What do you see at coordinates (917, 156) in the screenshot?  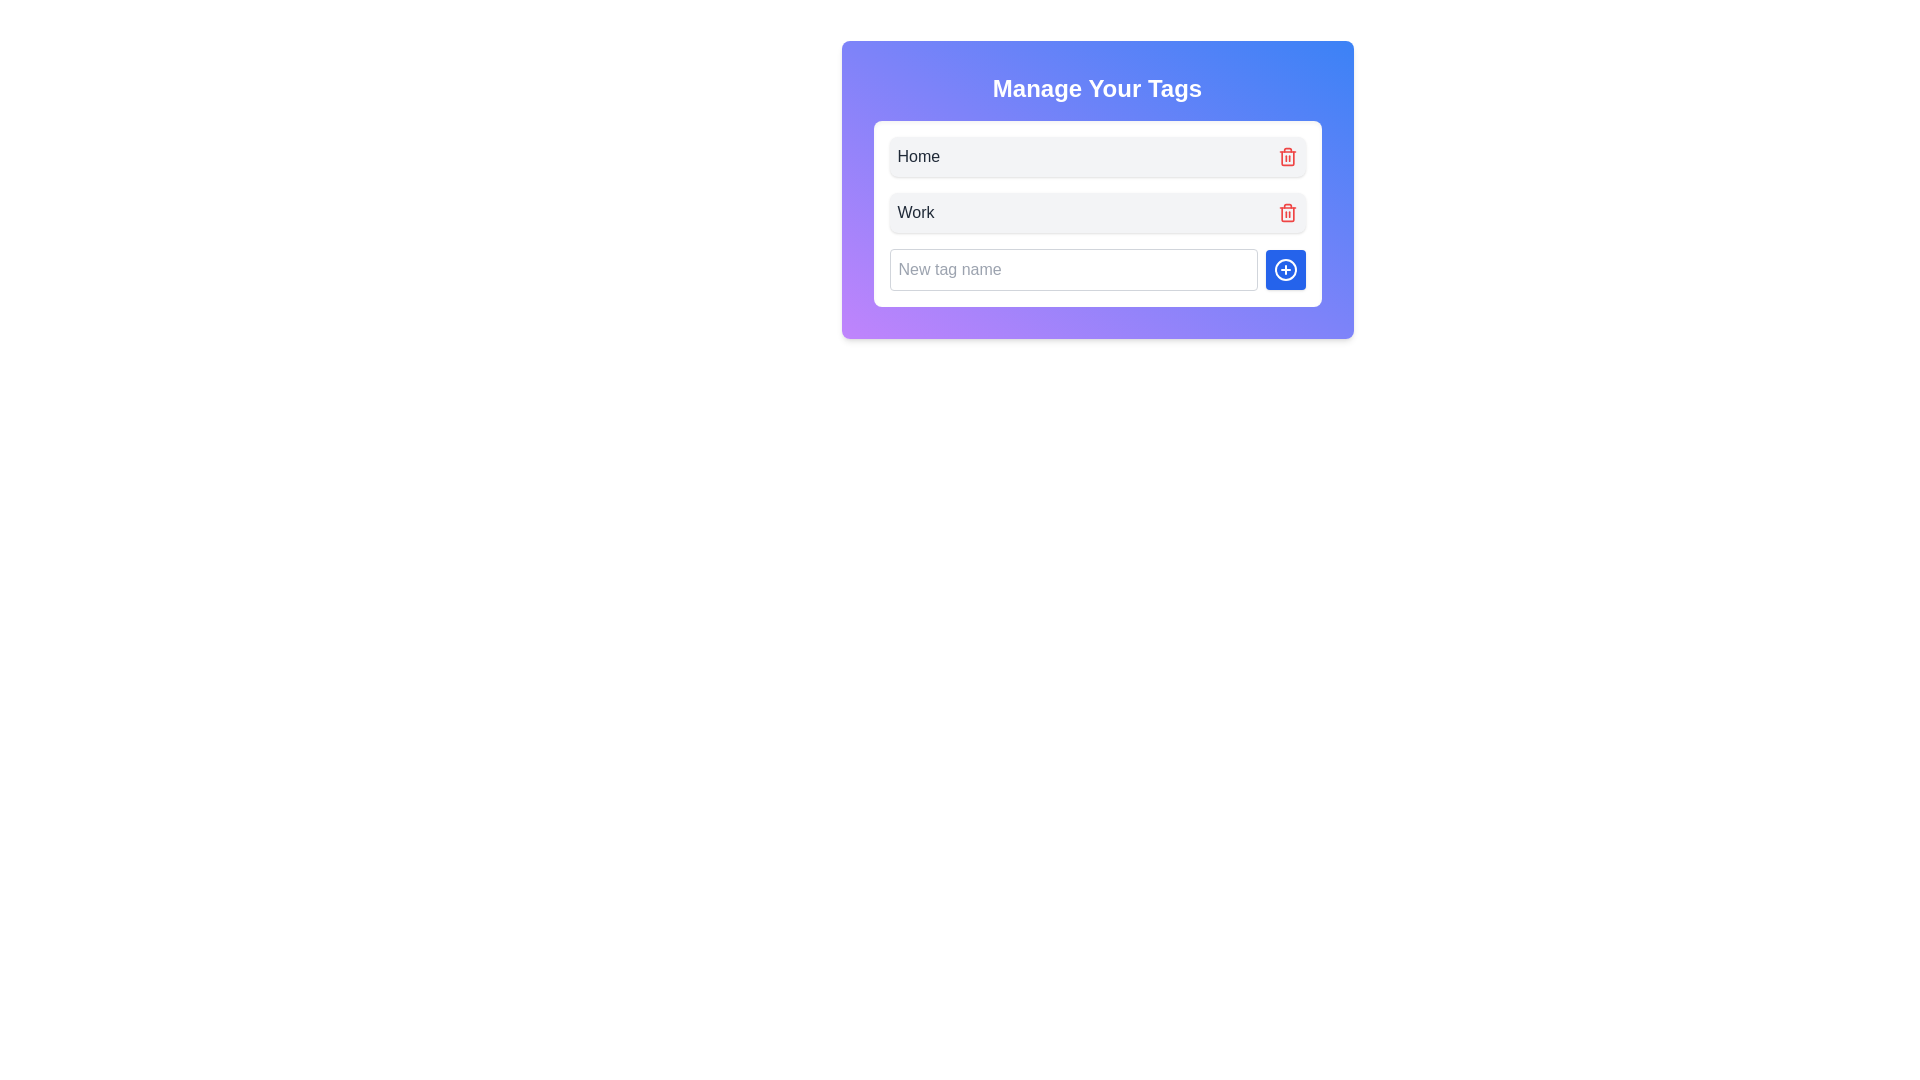 I see `the 'Home' text label, which is styled in dark gray and is the leftmost element in a navigation interface` at bounding box center [917, 156].